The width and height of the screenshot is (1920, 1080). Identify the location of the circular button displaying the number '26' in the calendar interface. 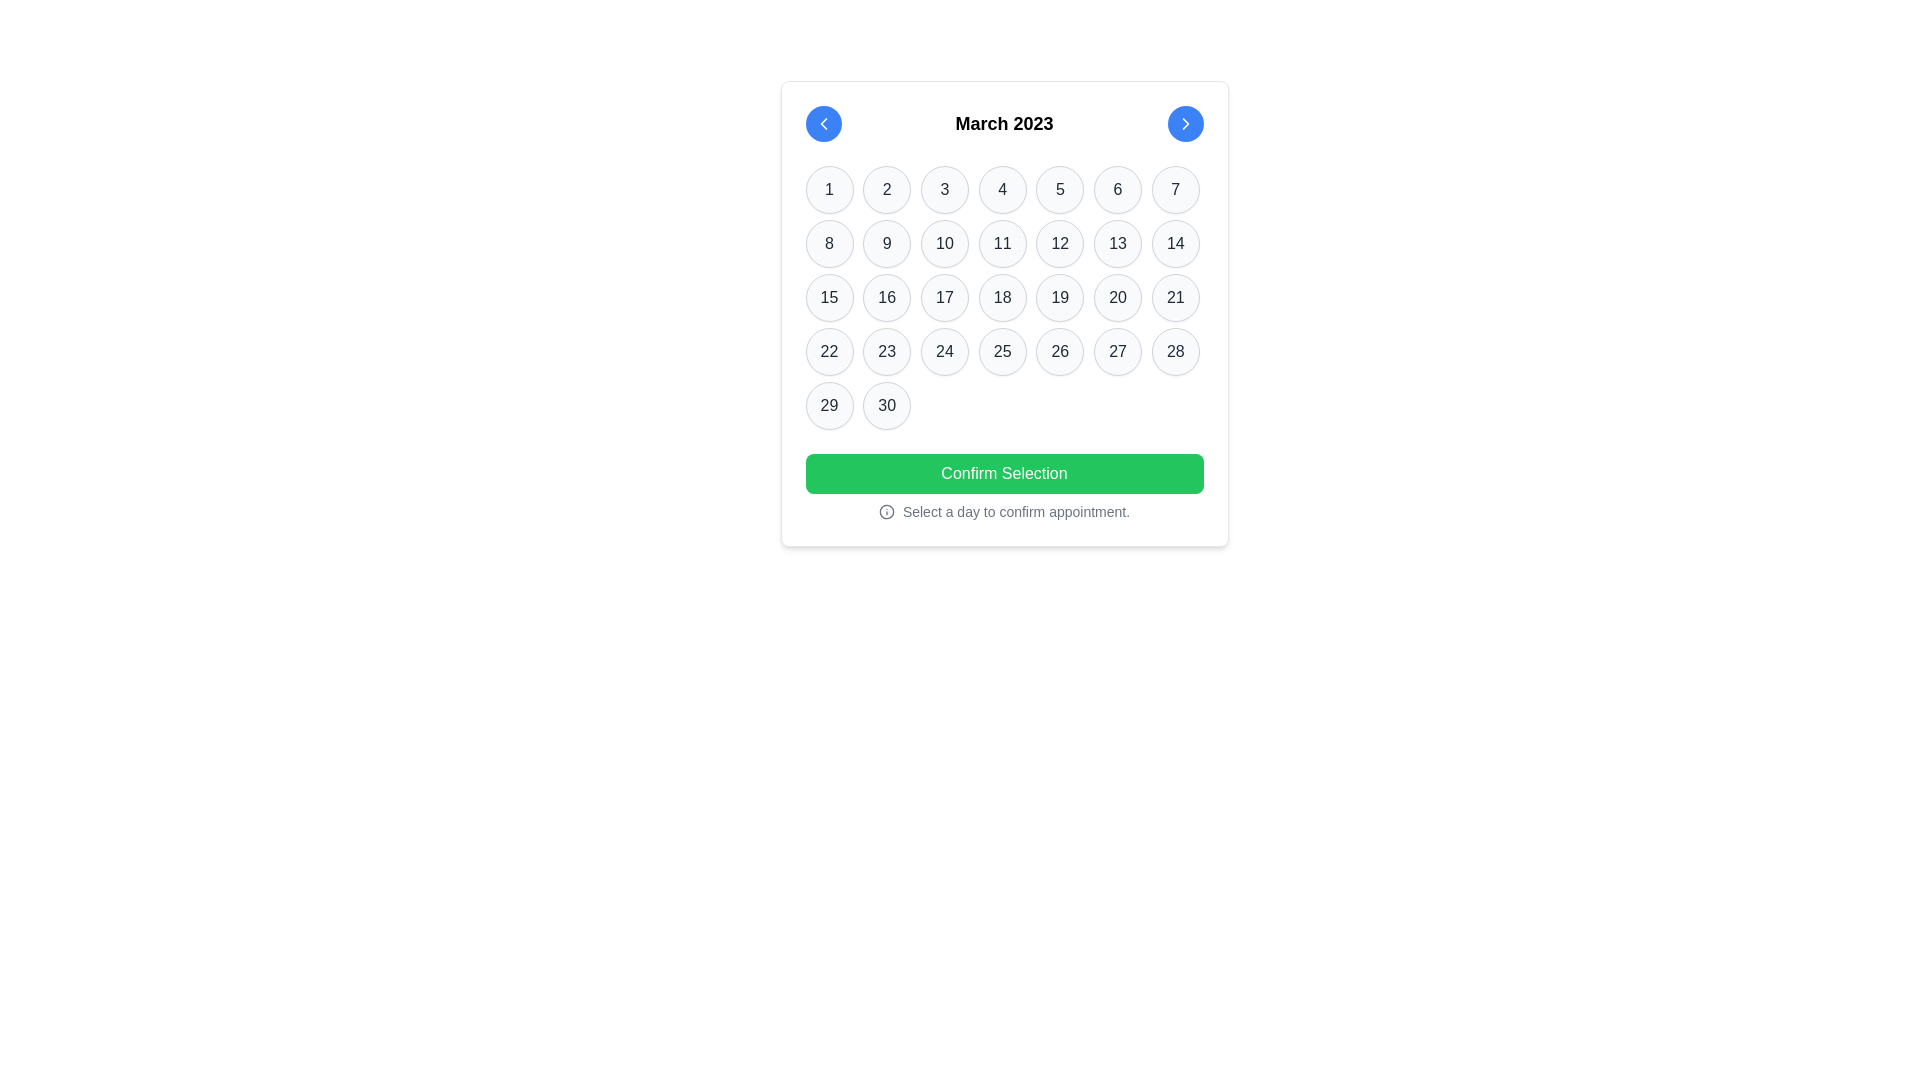
(1059, 350).